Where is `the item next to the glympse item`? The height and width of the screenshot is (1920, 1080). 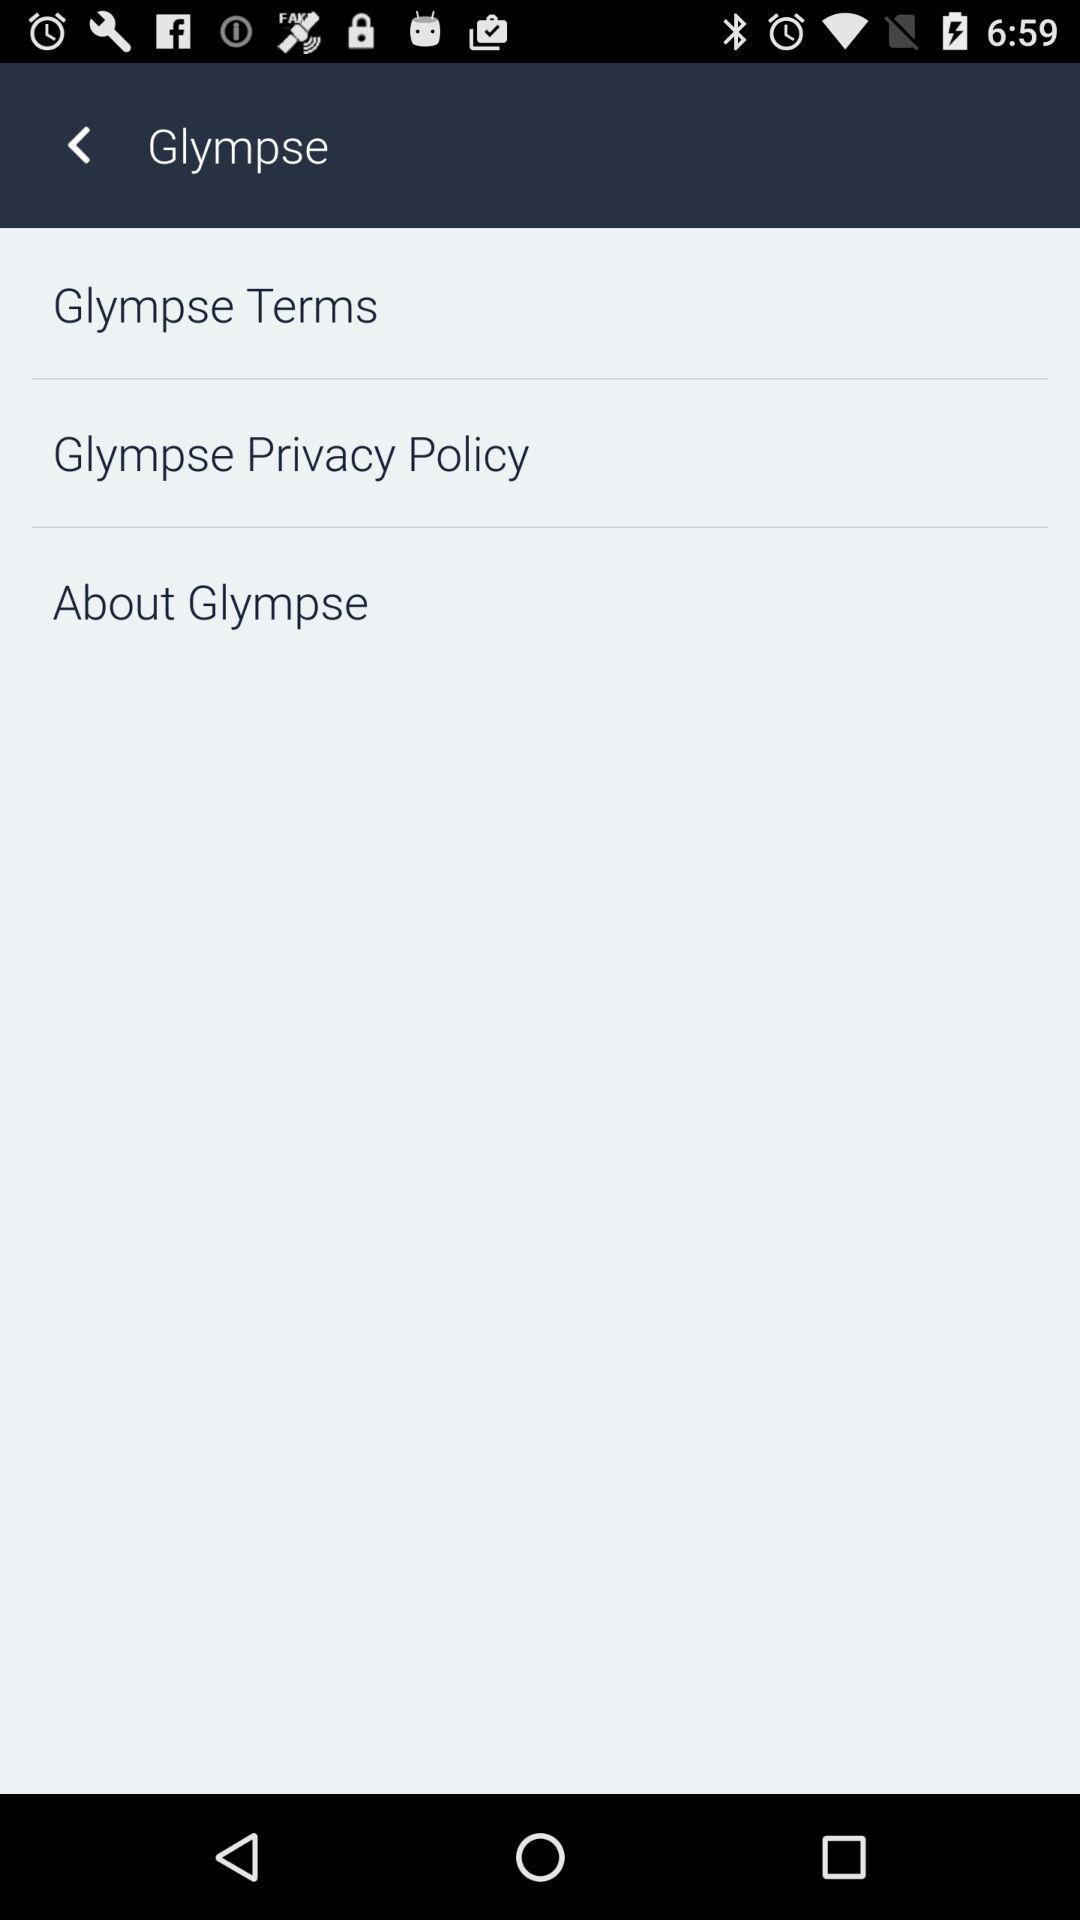
the item next to the glympse item is located at coordinates (77, 144).